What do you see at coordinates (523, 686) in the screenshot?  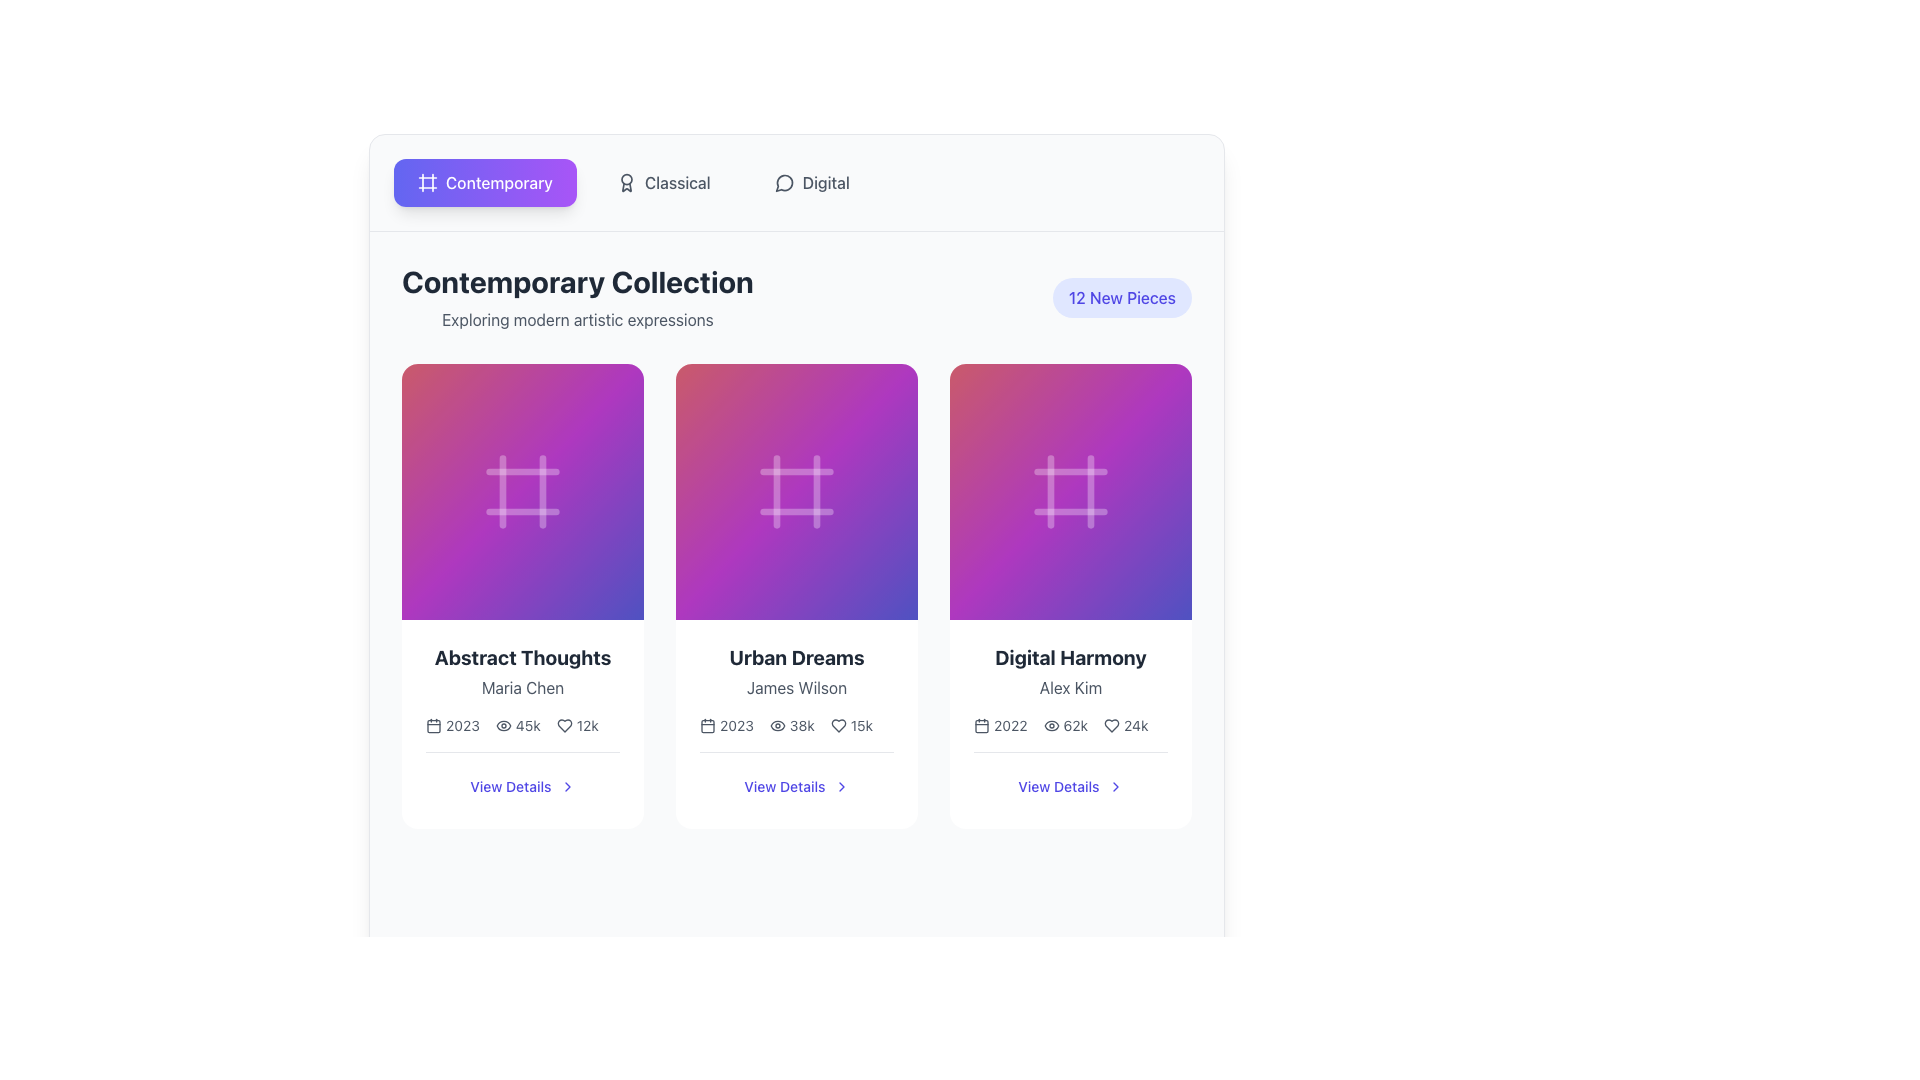 I see `the text label displaying 'Maria Chen' which is positioned below the heading 'Abstract Thoughts' in the leftmost card of a grid layout` at bounding box center [523, 686].